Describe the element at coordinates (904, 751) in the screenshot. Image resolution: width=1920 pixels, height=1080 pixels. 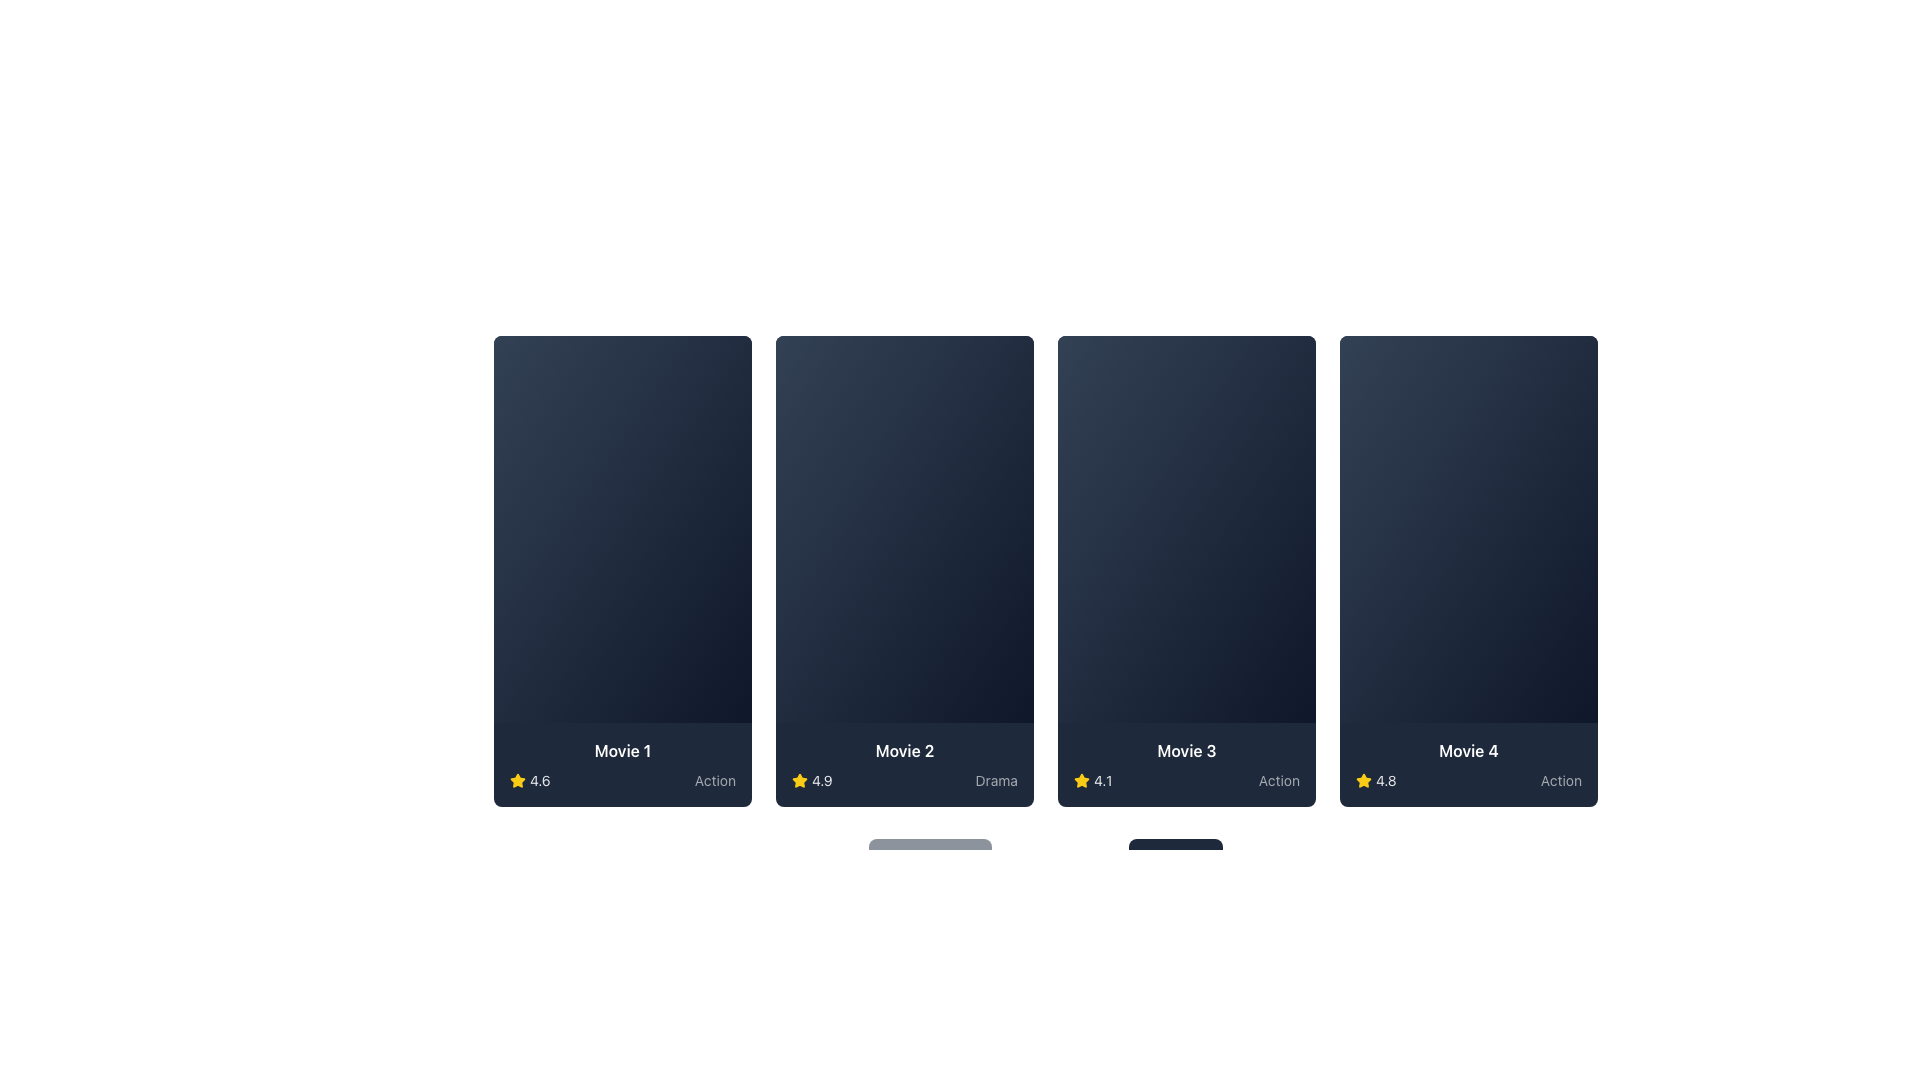
I see `the 'Movie 2' text label, which is displayed in bold white font against a dark background` at that location.